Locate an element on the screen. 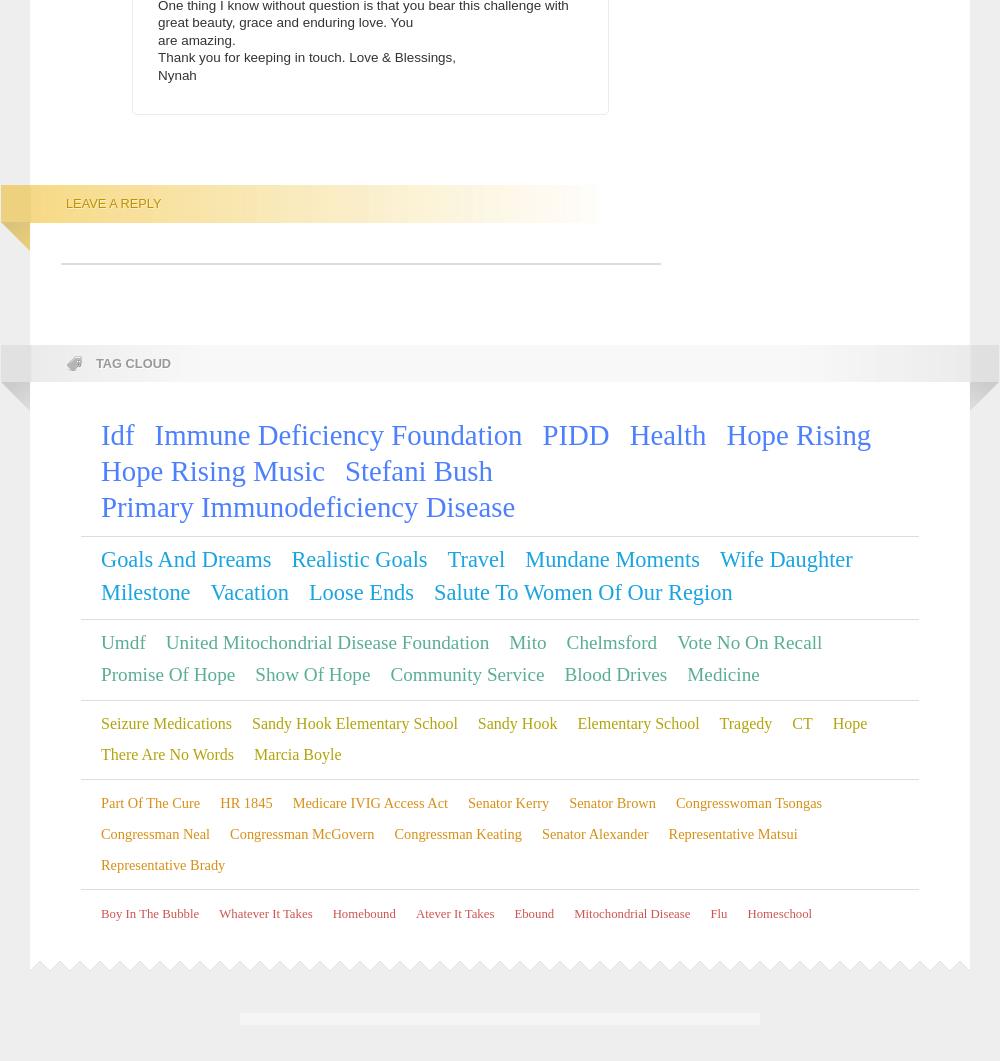  'Thank you for keeping in touch. Love & Blessings,' is located at coordinates (307, 57).